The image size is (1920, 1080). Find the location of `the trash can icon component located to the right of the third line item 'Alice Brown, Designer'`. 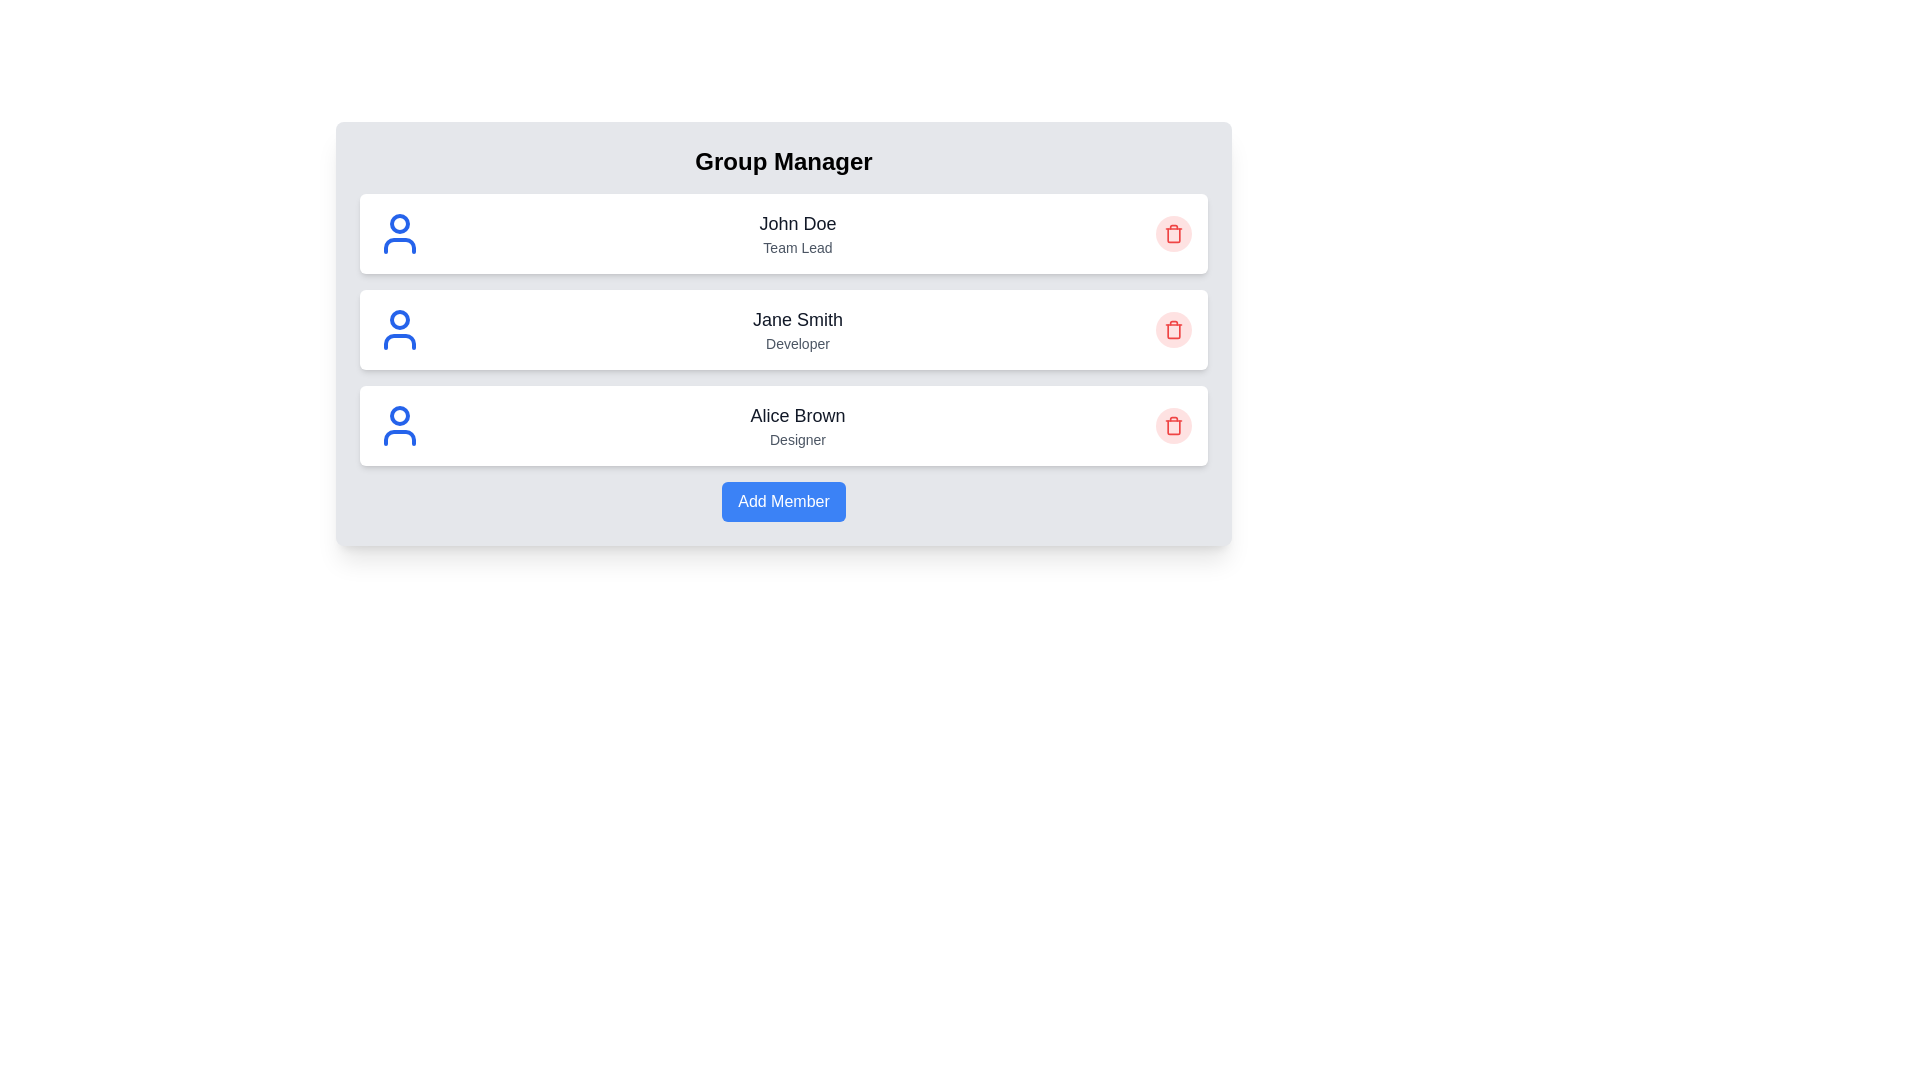

the trash can icon component located to the right of the third line item 'Alice Brown, Designer' is located at coordinates (1174, 426).